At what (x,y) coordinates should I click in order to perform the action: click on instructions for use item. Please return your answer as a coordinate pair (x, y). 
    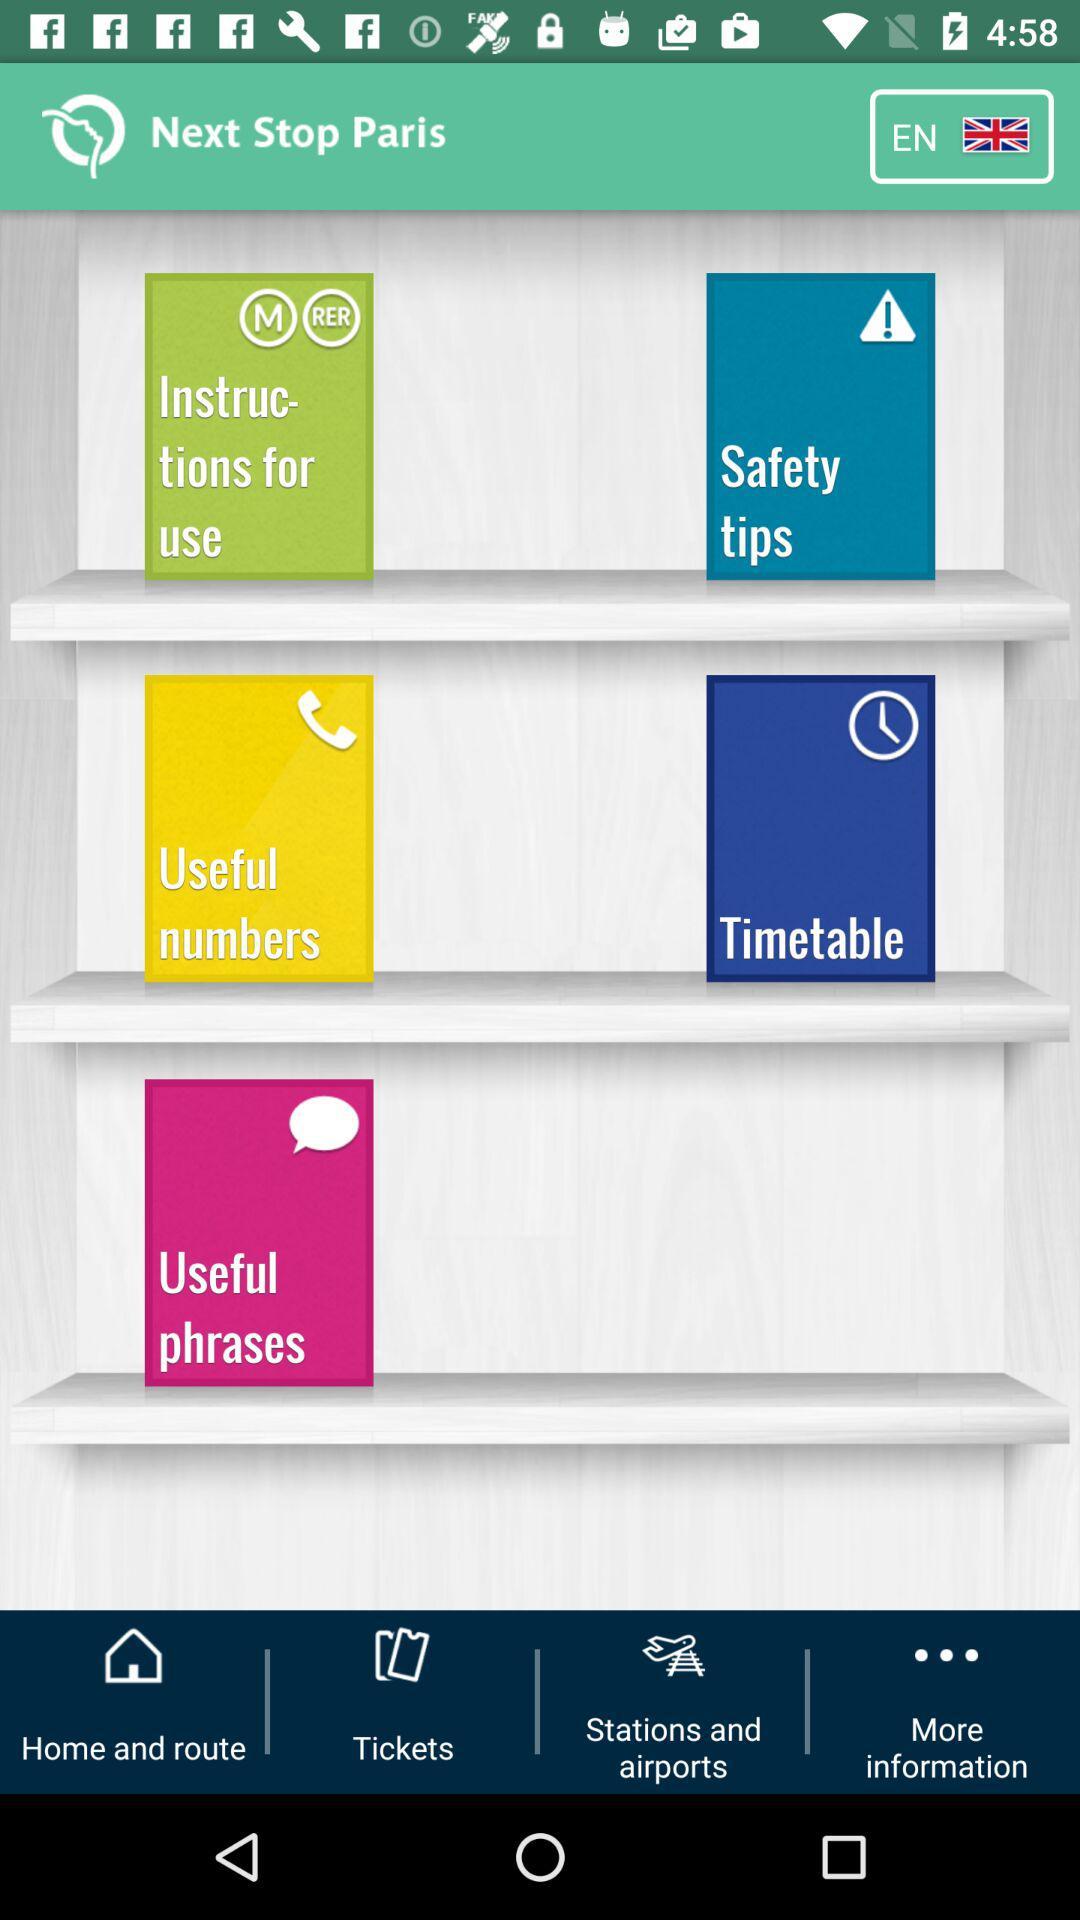
    Looking at the image, I should click on (258, 434).